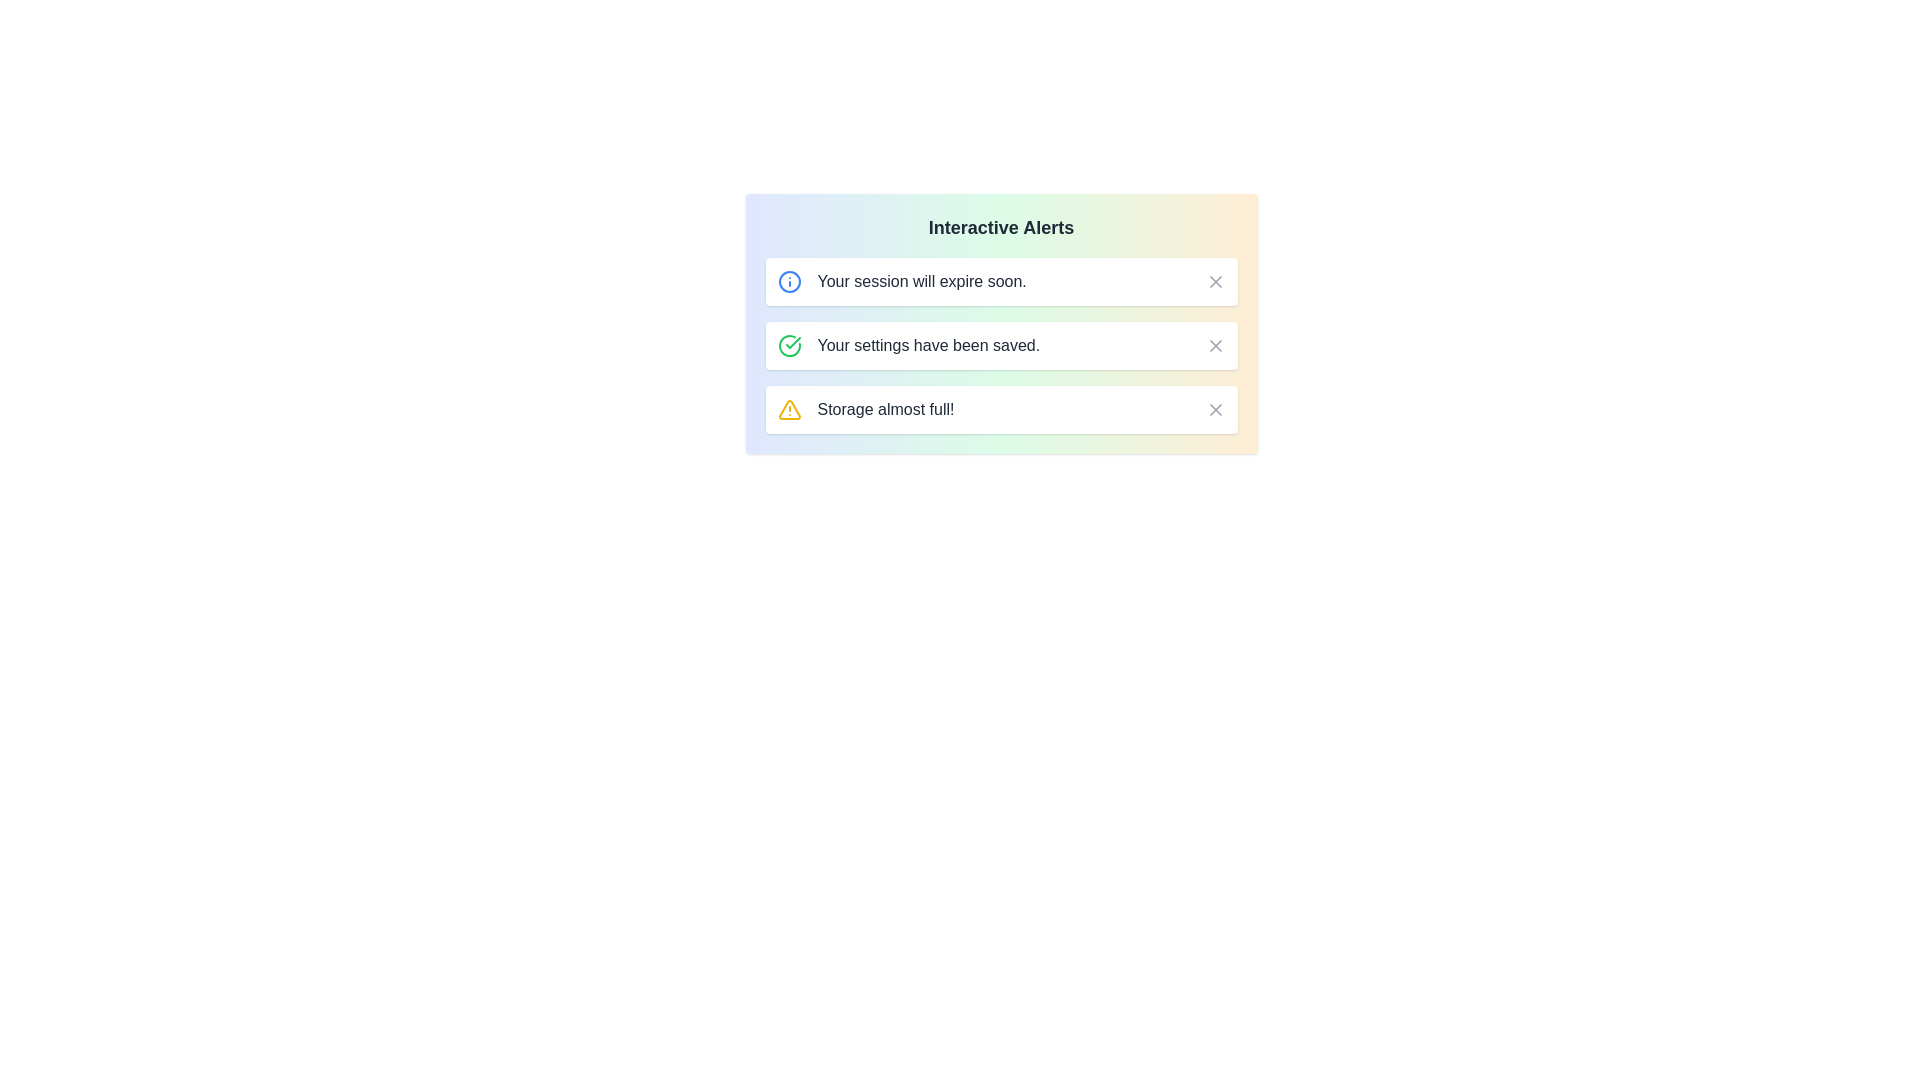 The height and width of the screenshot is (1080, 1920). What do you see at coordinates (921, 281) in the screenshot?
I see `the static text label that provides a warning message about impending session expiration, located between a blue information icon and a gray close button` at bounding box center [921, 281].